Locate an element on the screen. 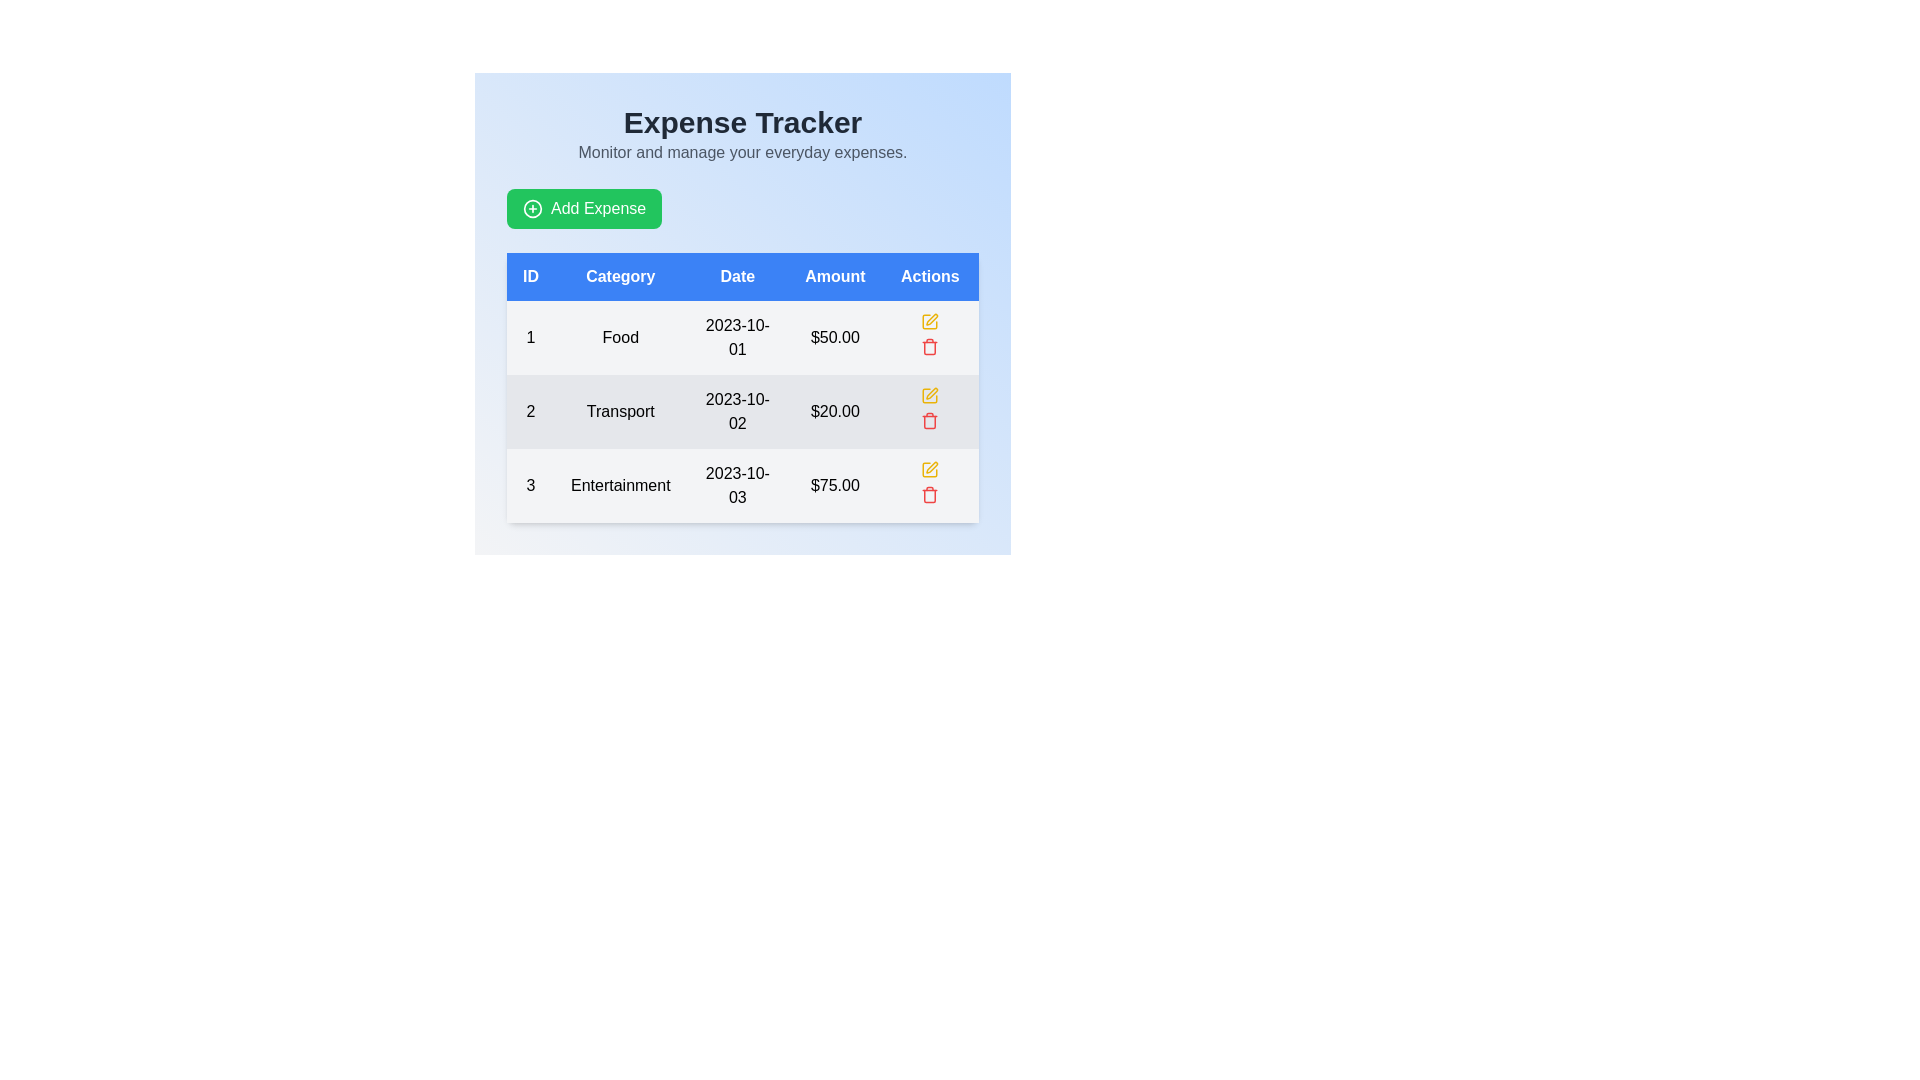  the 'ID' column header label, which is the first element in the header row of the table is located at coordinates (531, 277).